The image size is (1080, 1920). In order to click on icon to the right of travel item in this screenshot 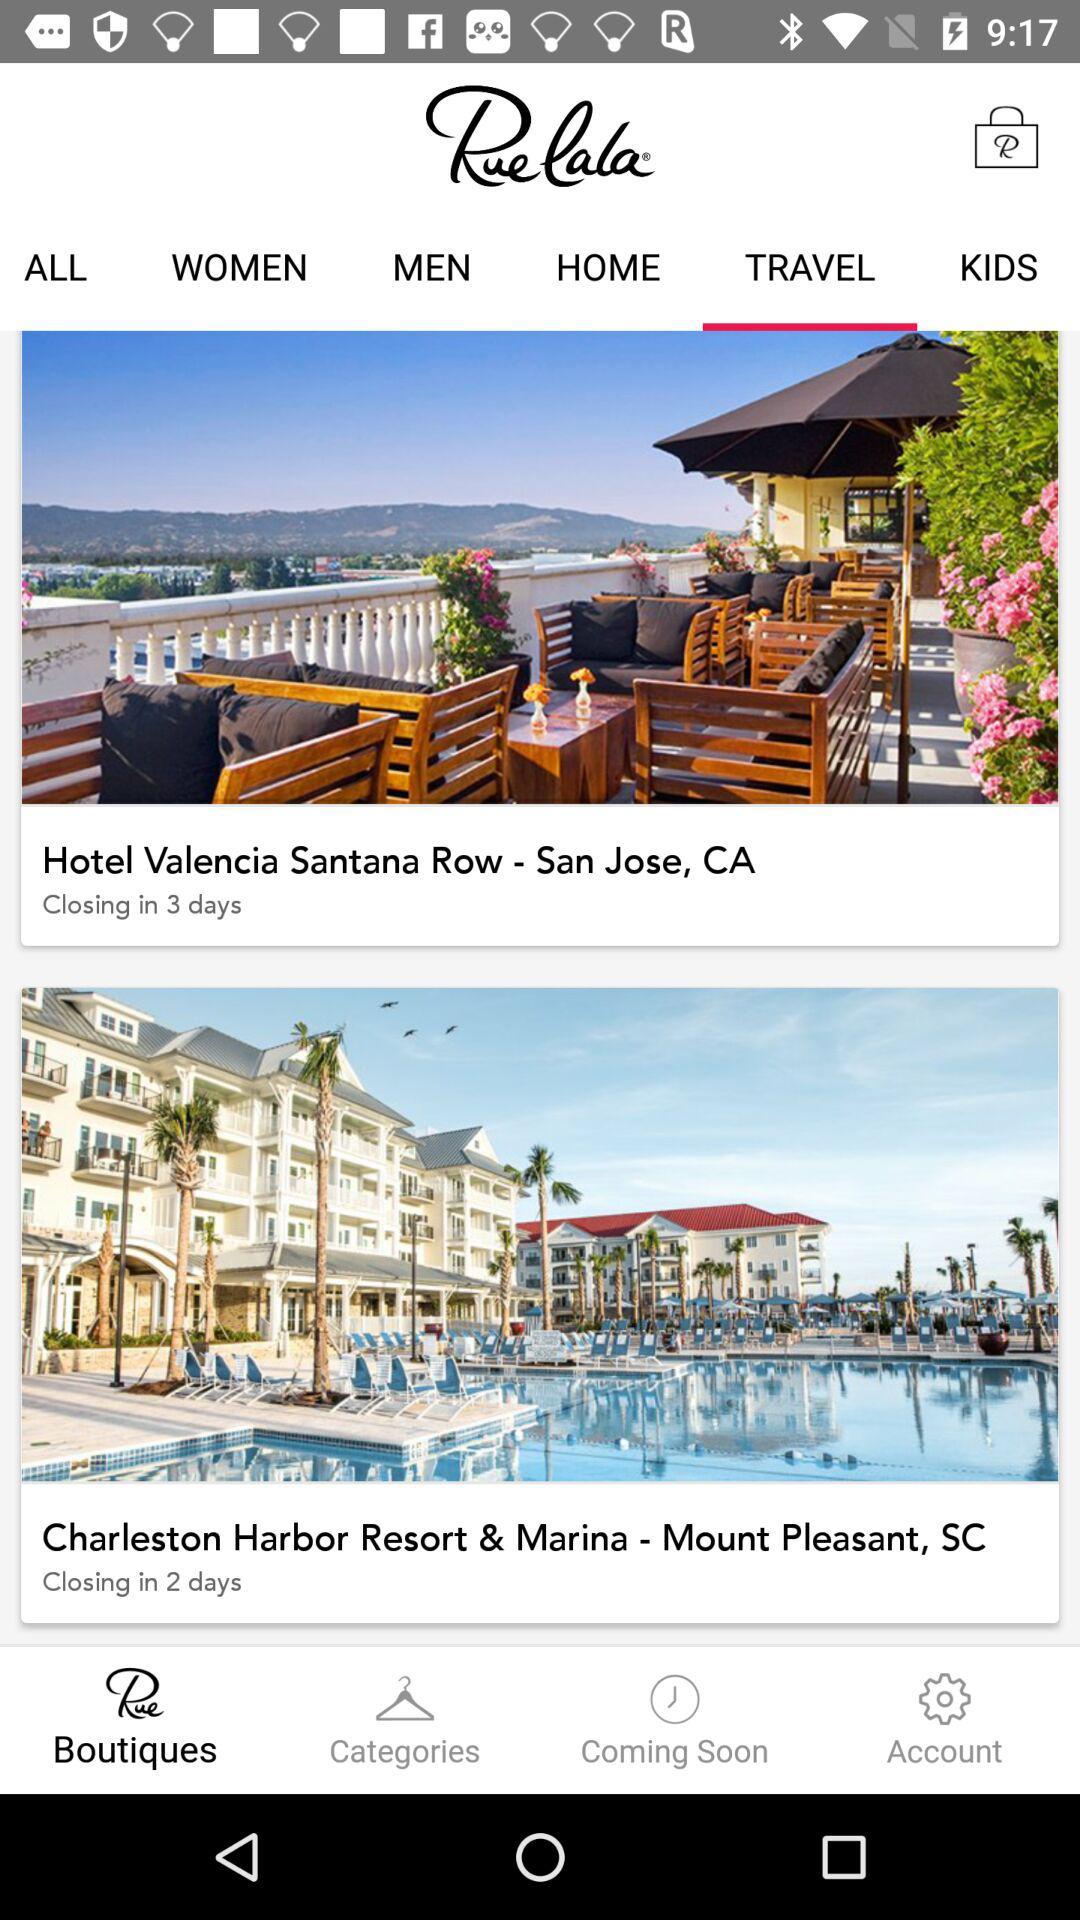, I will do `click(998, 269)`.